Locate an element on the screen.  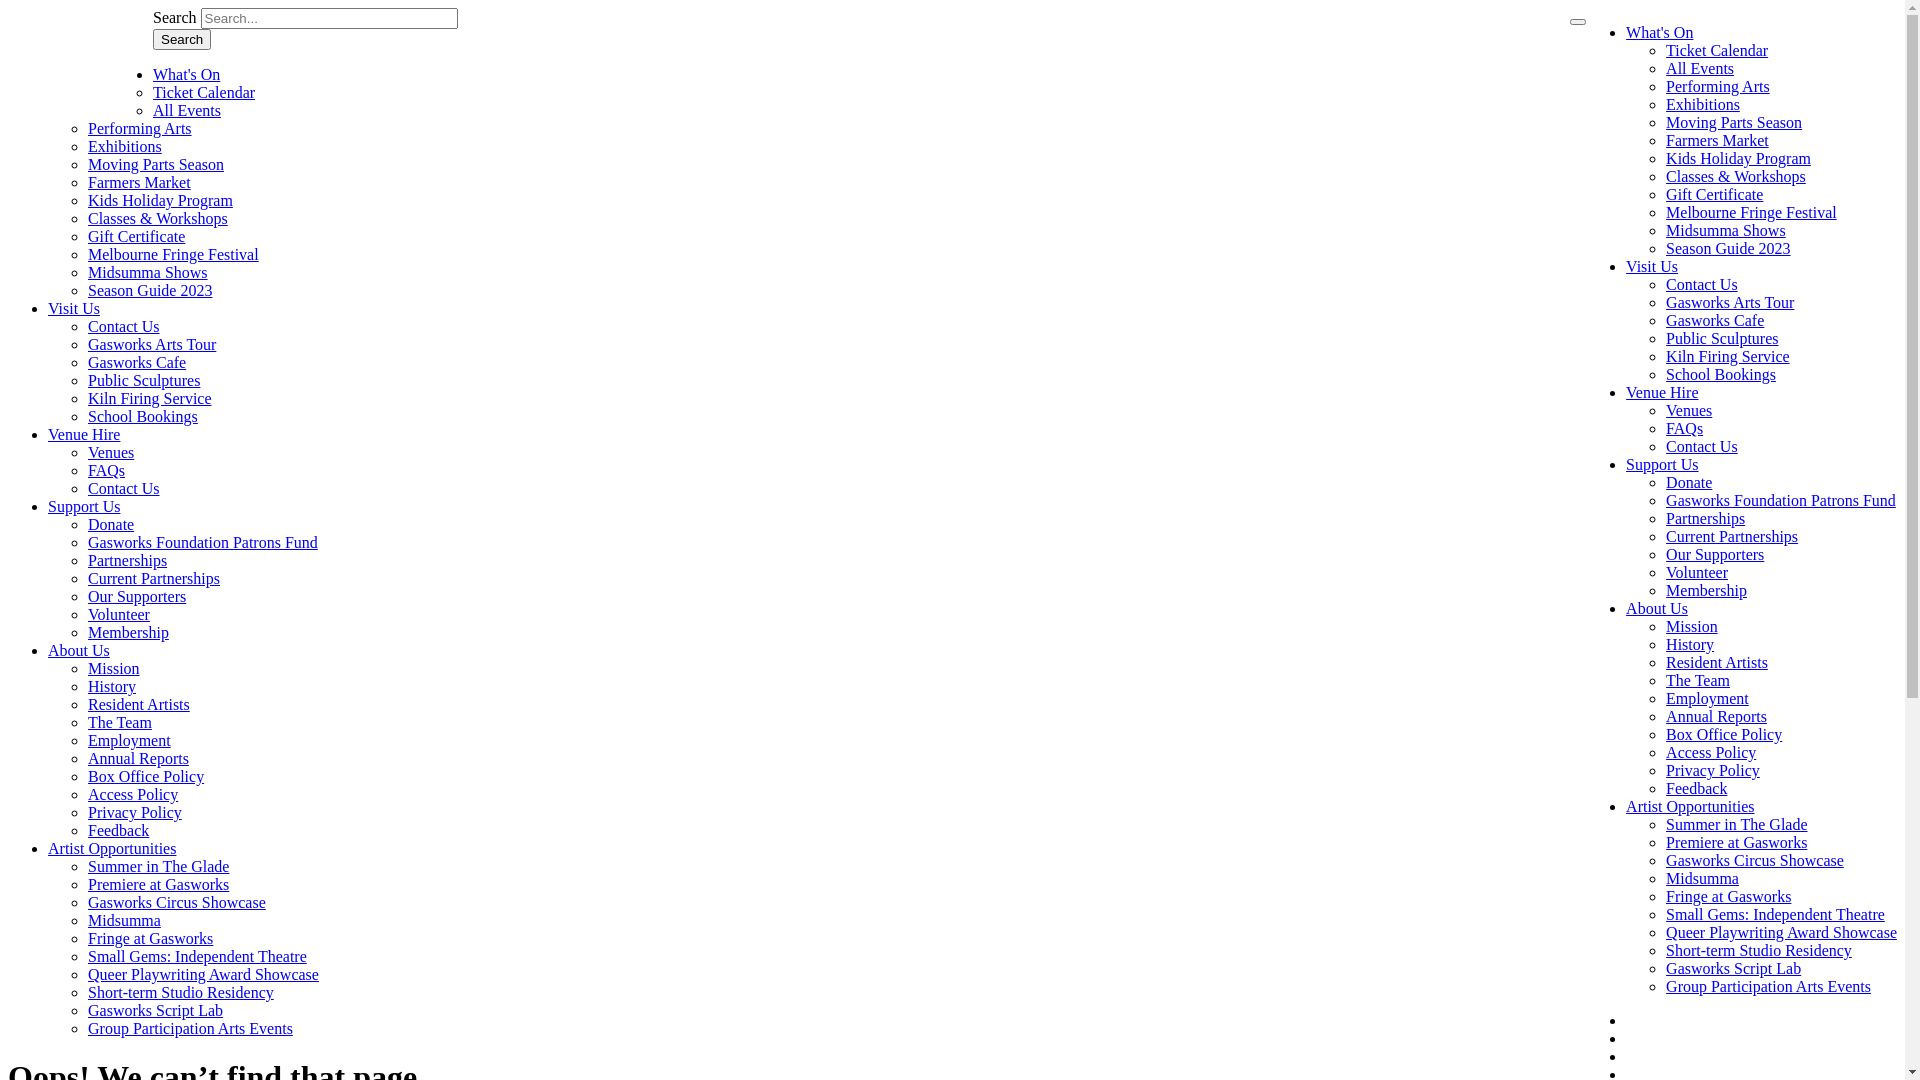
'Volunteer' is located at coordinates (118, 613).